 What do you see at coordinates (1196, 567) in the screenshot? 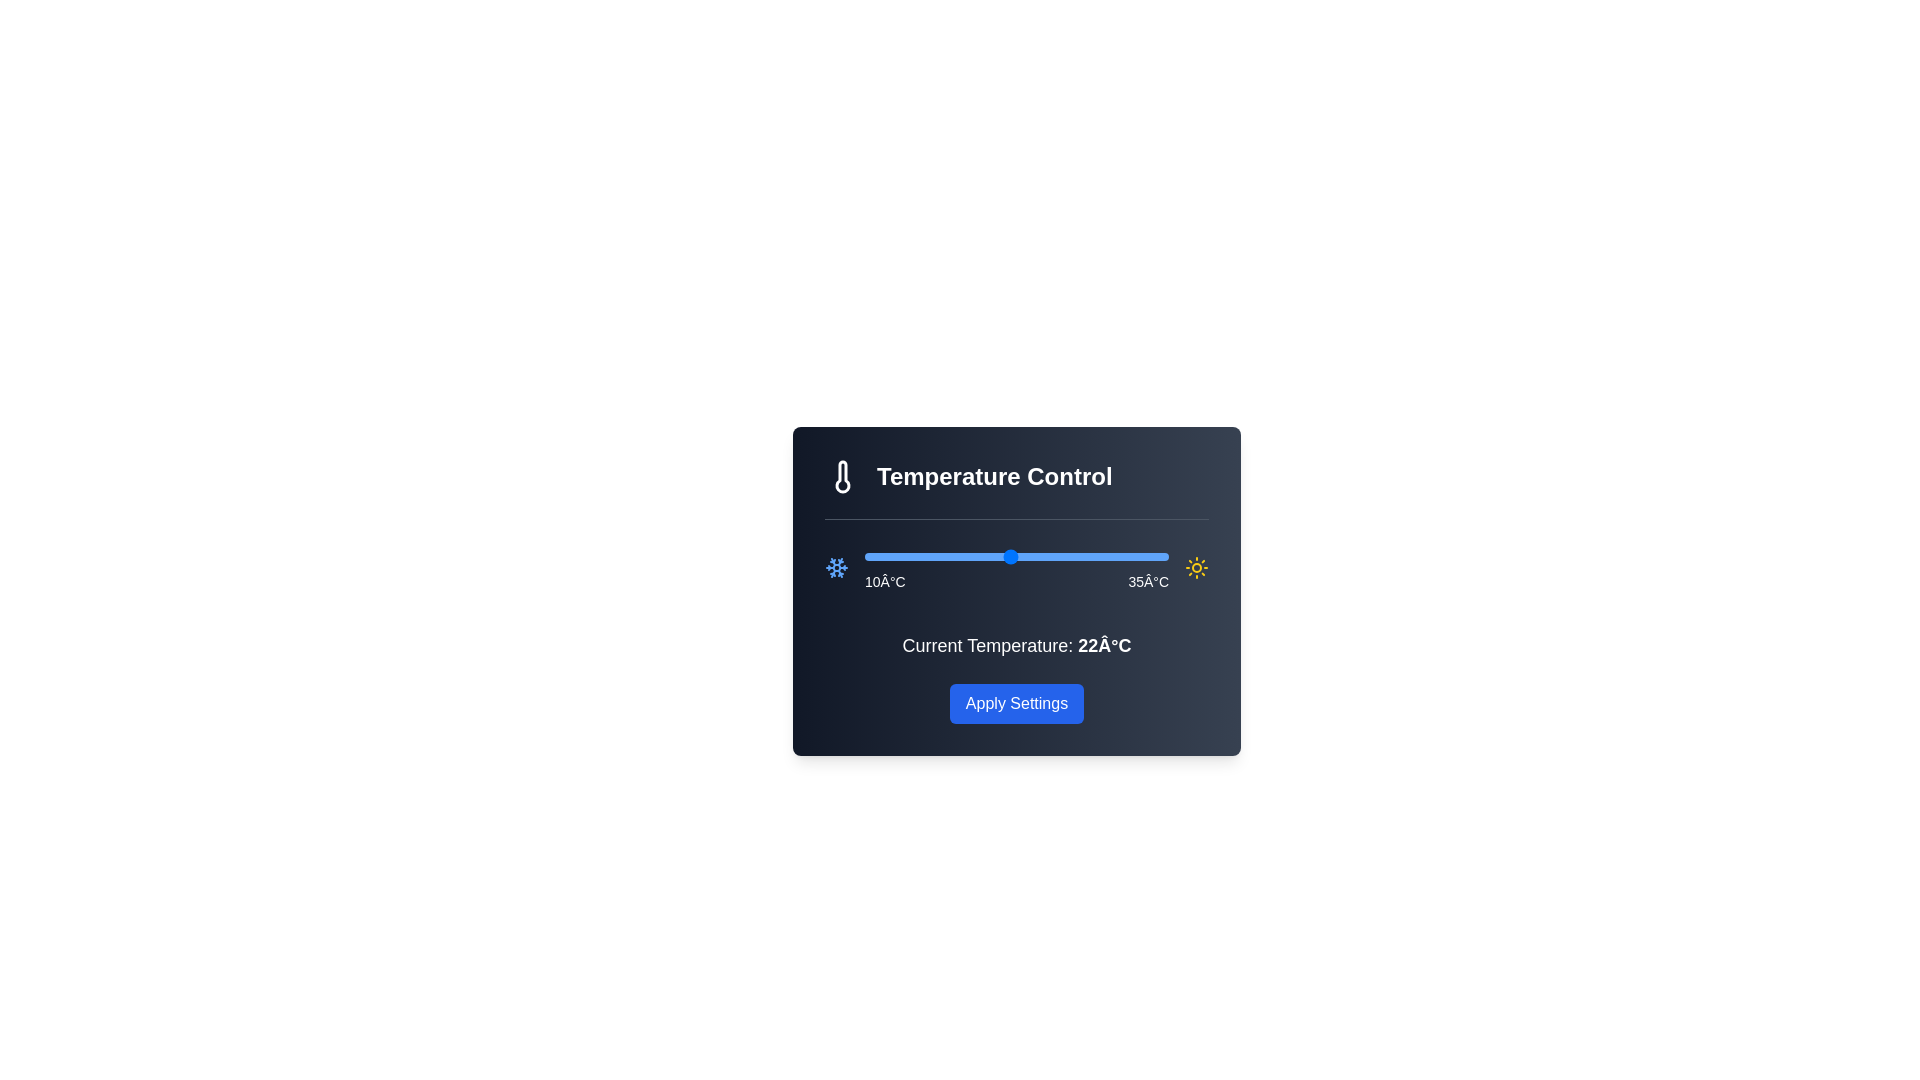
I see `the sun icon to interact with it` at bounding box center [1196, 567].